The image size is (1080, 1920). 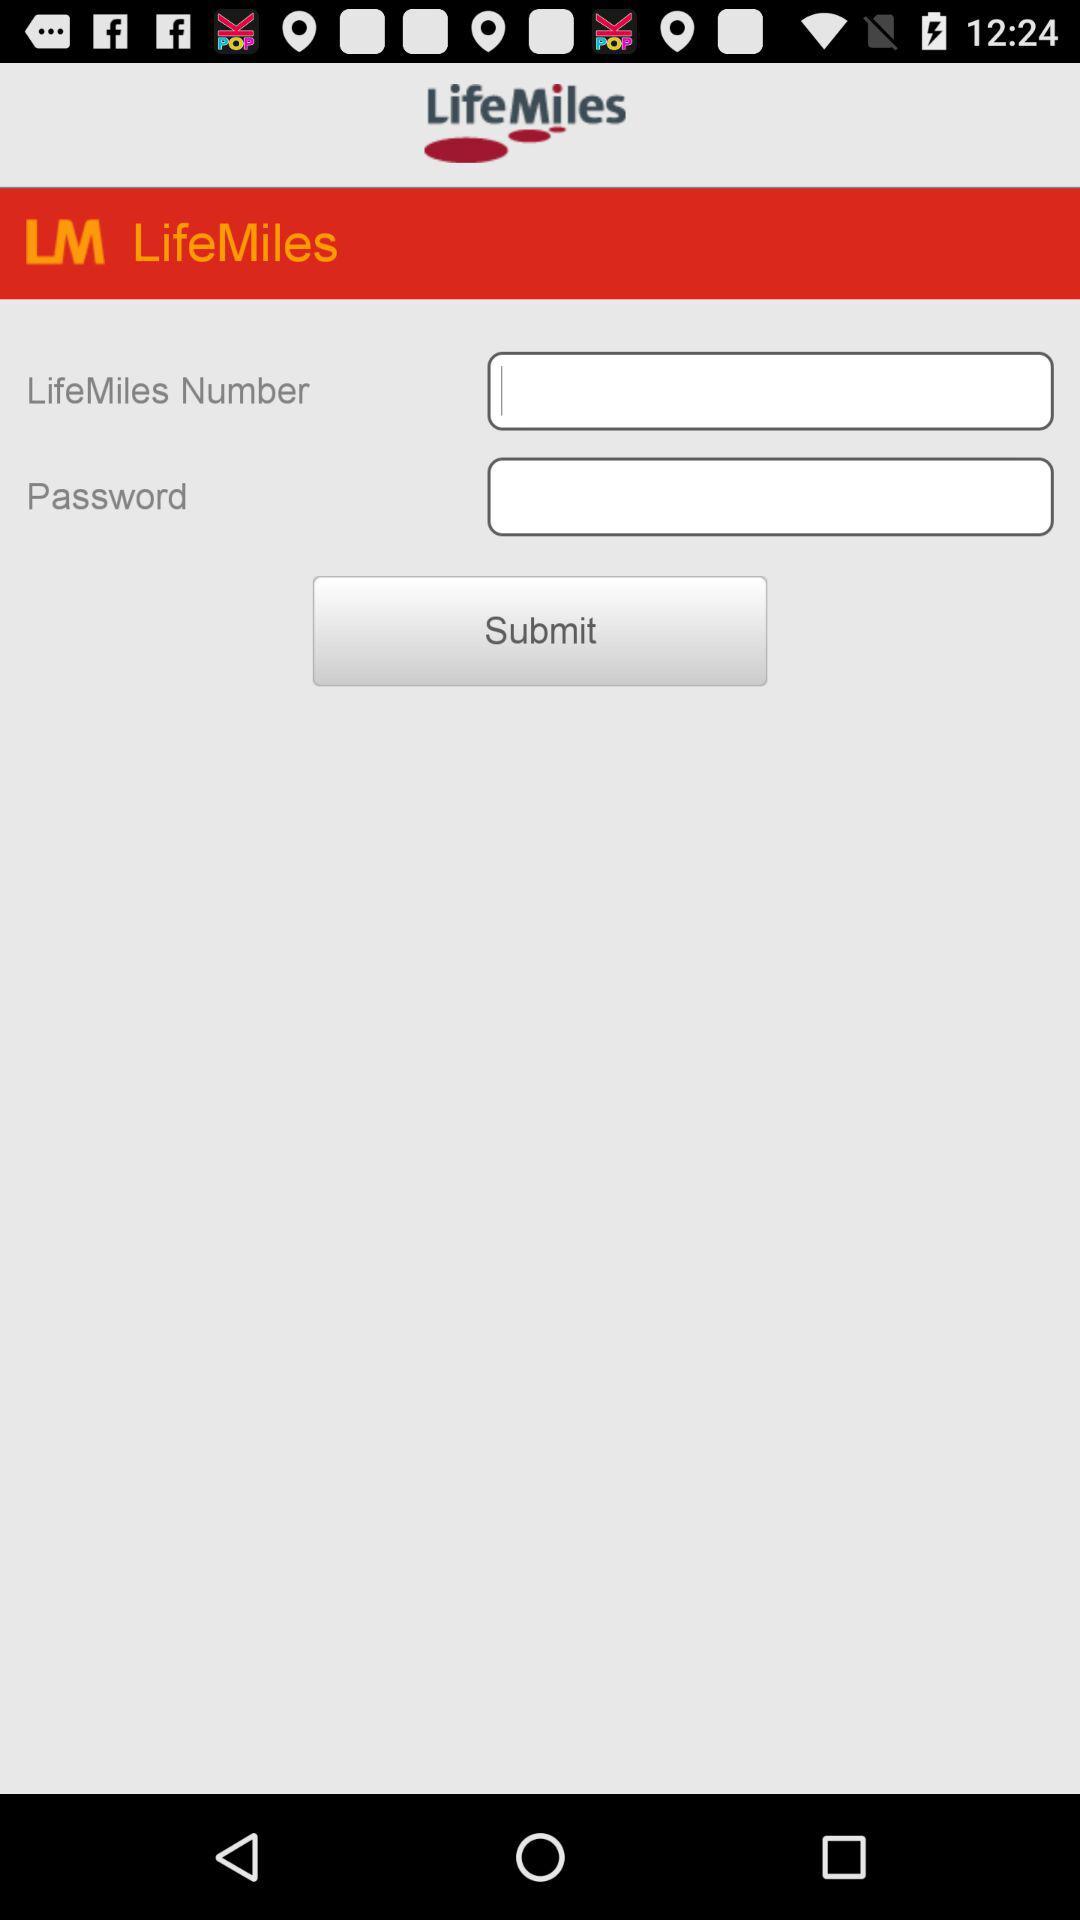 What do you see at coordinates (769, 391) in the screenshot?
I see `typing box` at bounding box center [769, 391].